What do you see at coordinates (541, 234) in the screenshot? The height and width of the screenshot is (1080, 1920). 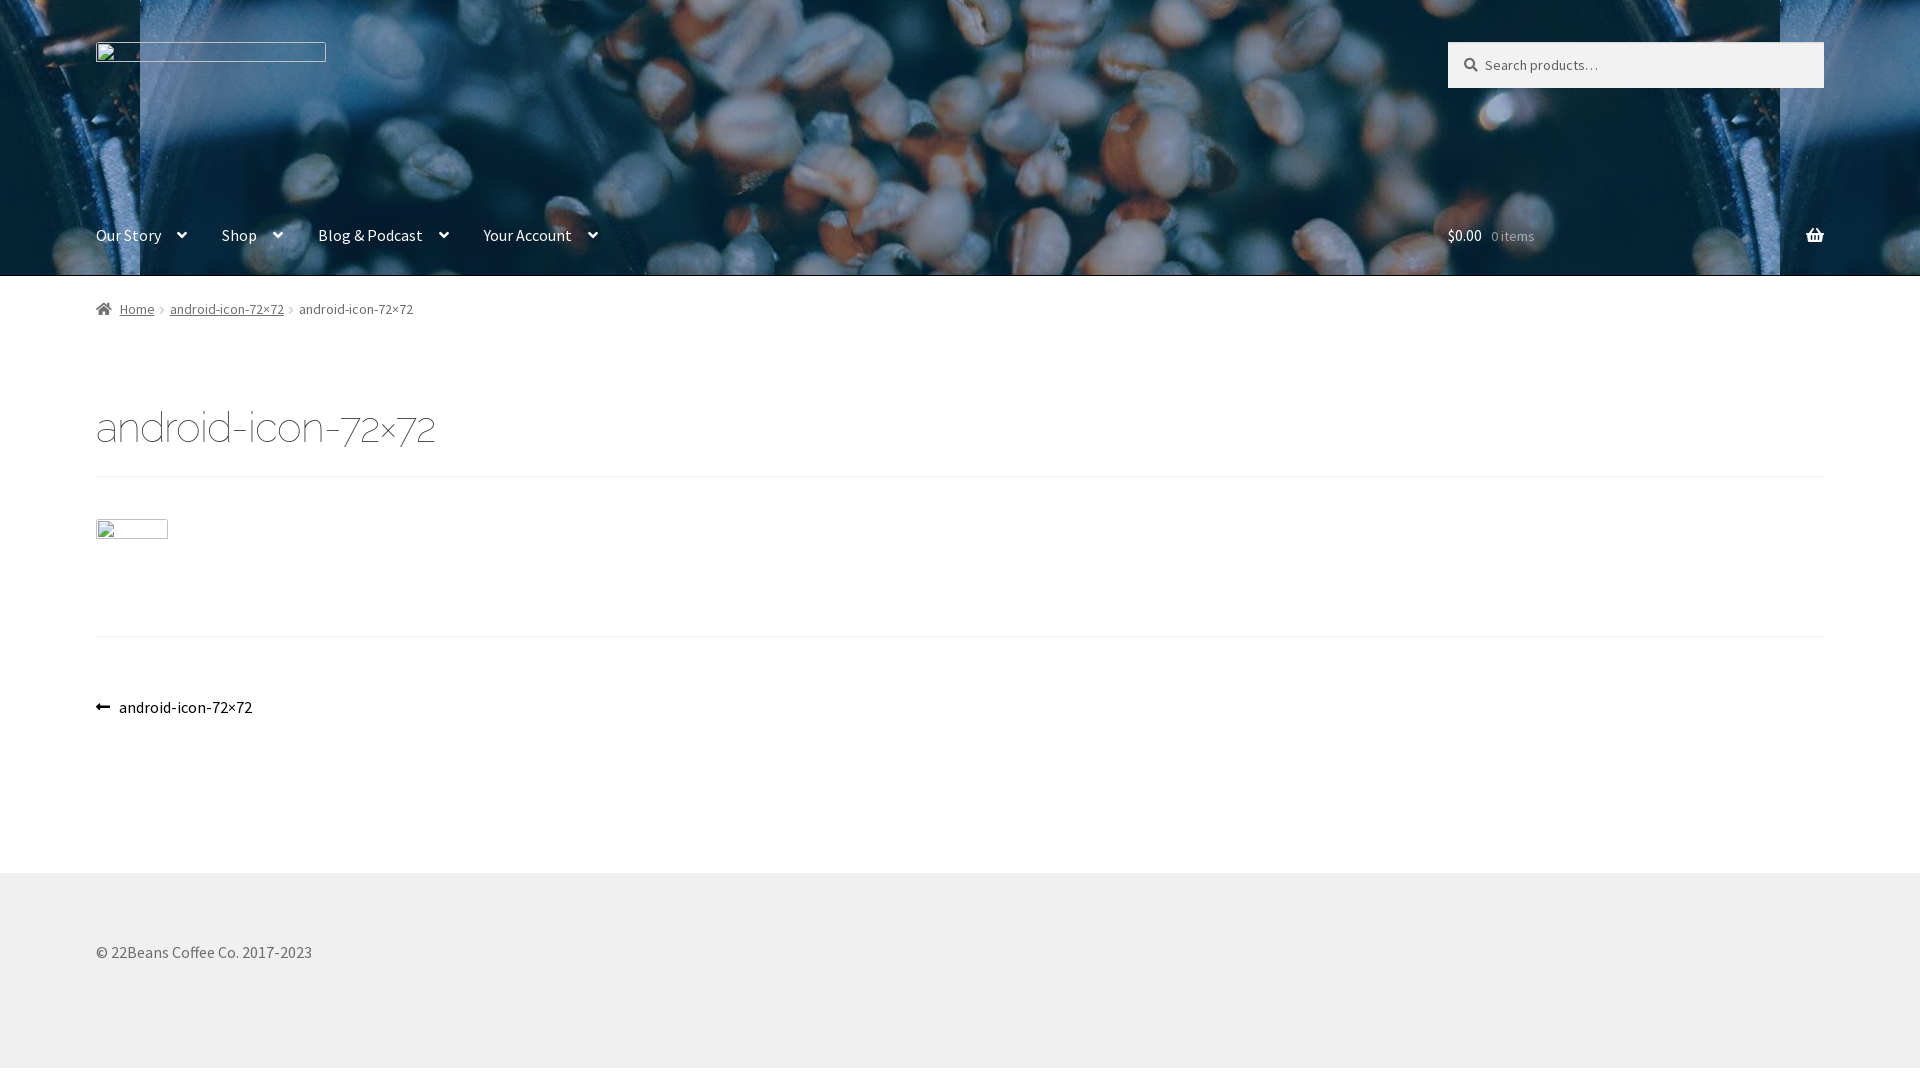 I see `'Your Account'` at bounding box center [541, 234].